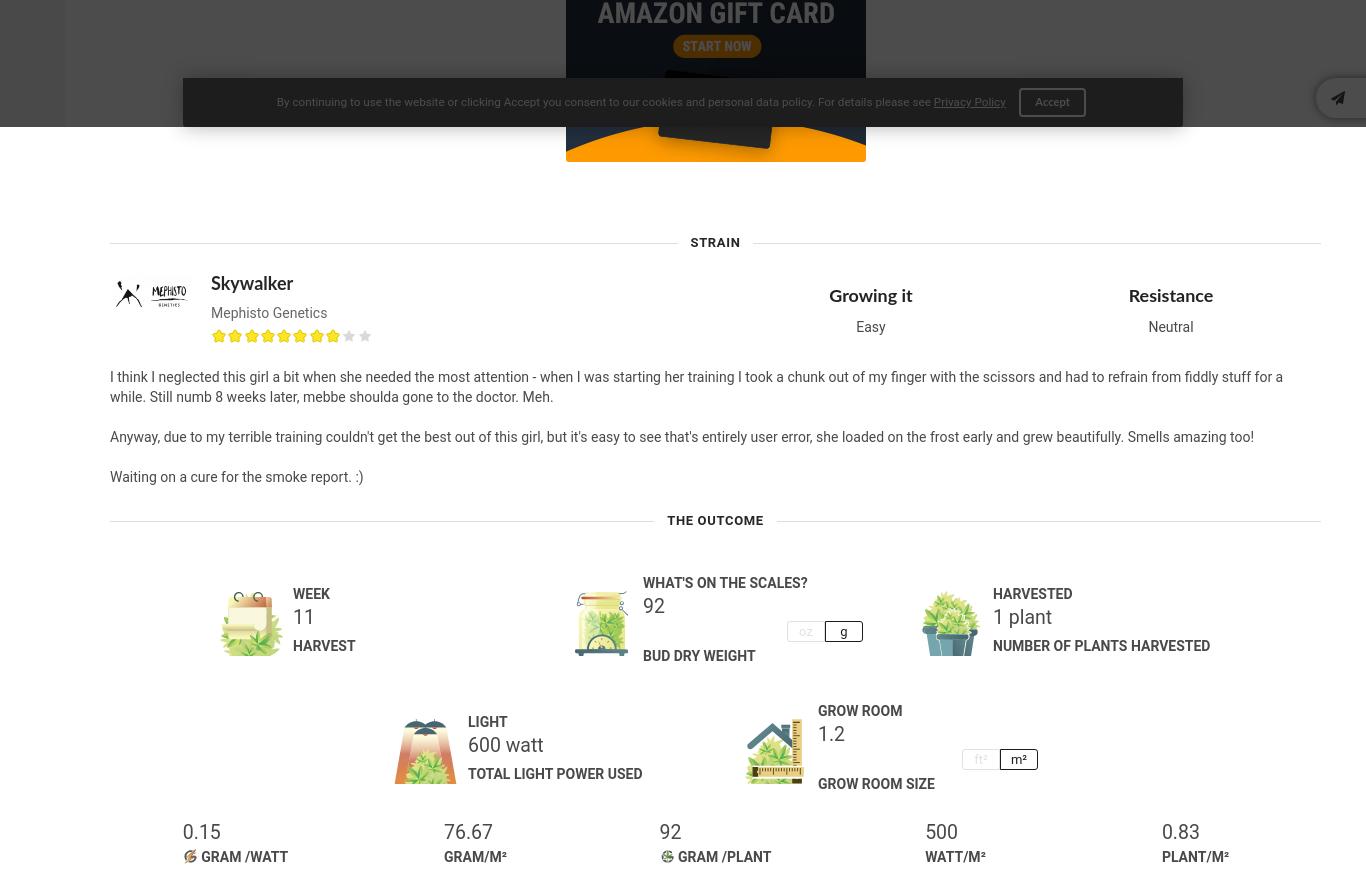 The height and width of the screenshot is (873, 1366). I want to click on 'By continuing to use the website or clicking Accept you consent to our cookies and personal data policy. For details please see', so click(603, 101).